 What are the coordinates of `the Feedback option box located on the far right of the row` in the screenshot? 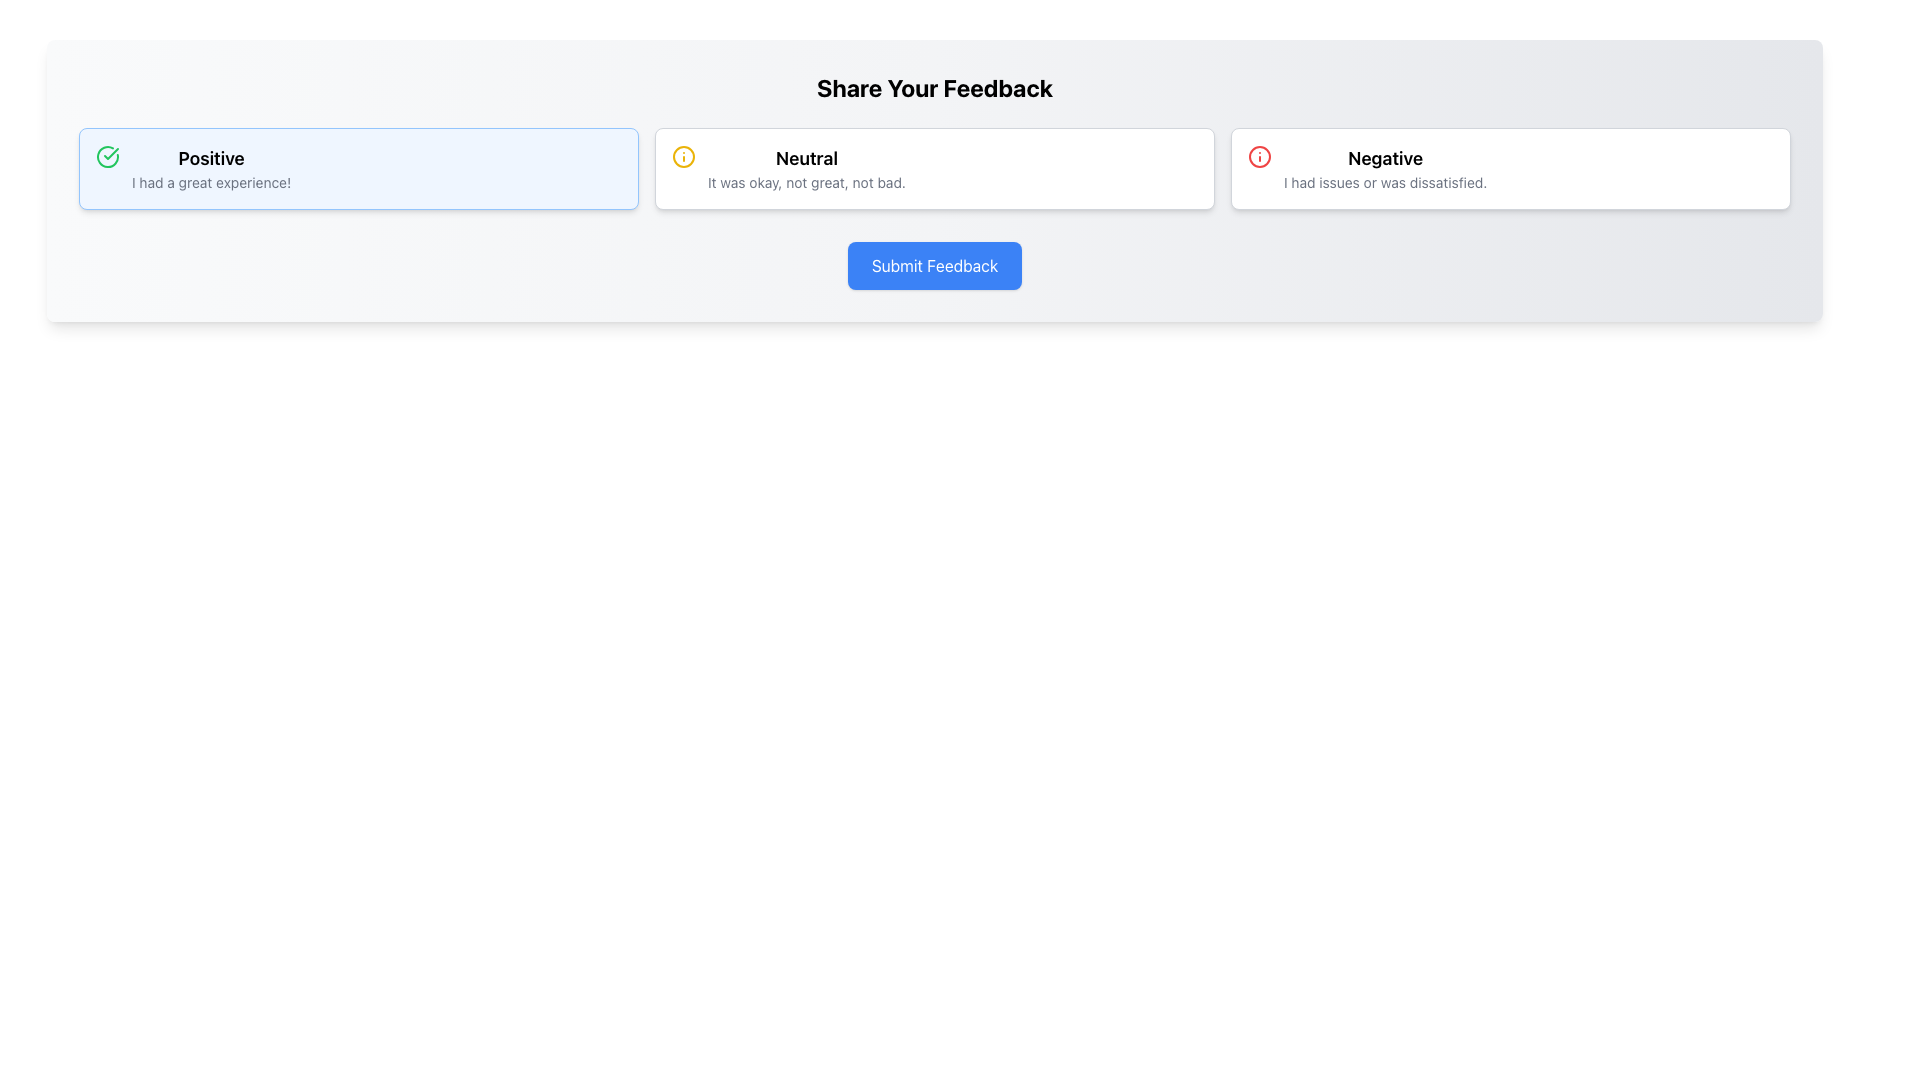 It's located at (1511, 168).